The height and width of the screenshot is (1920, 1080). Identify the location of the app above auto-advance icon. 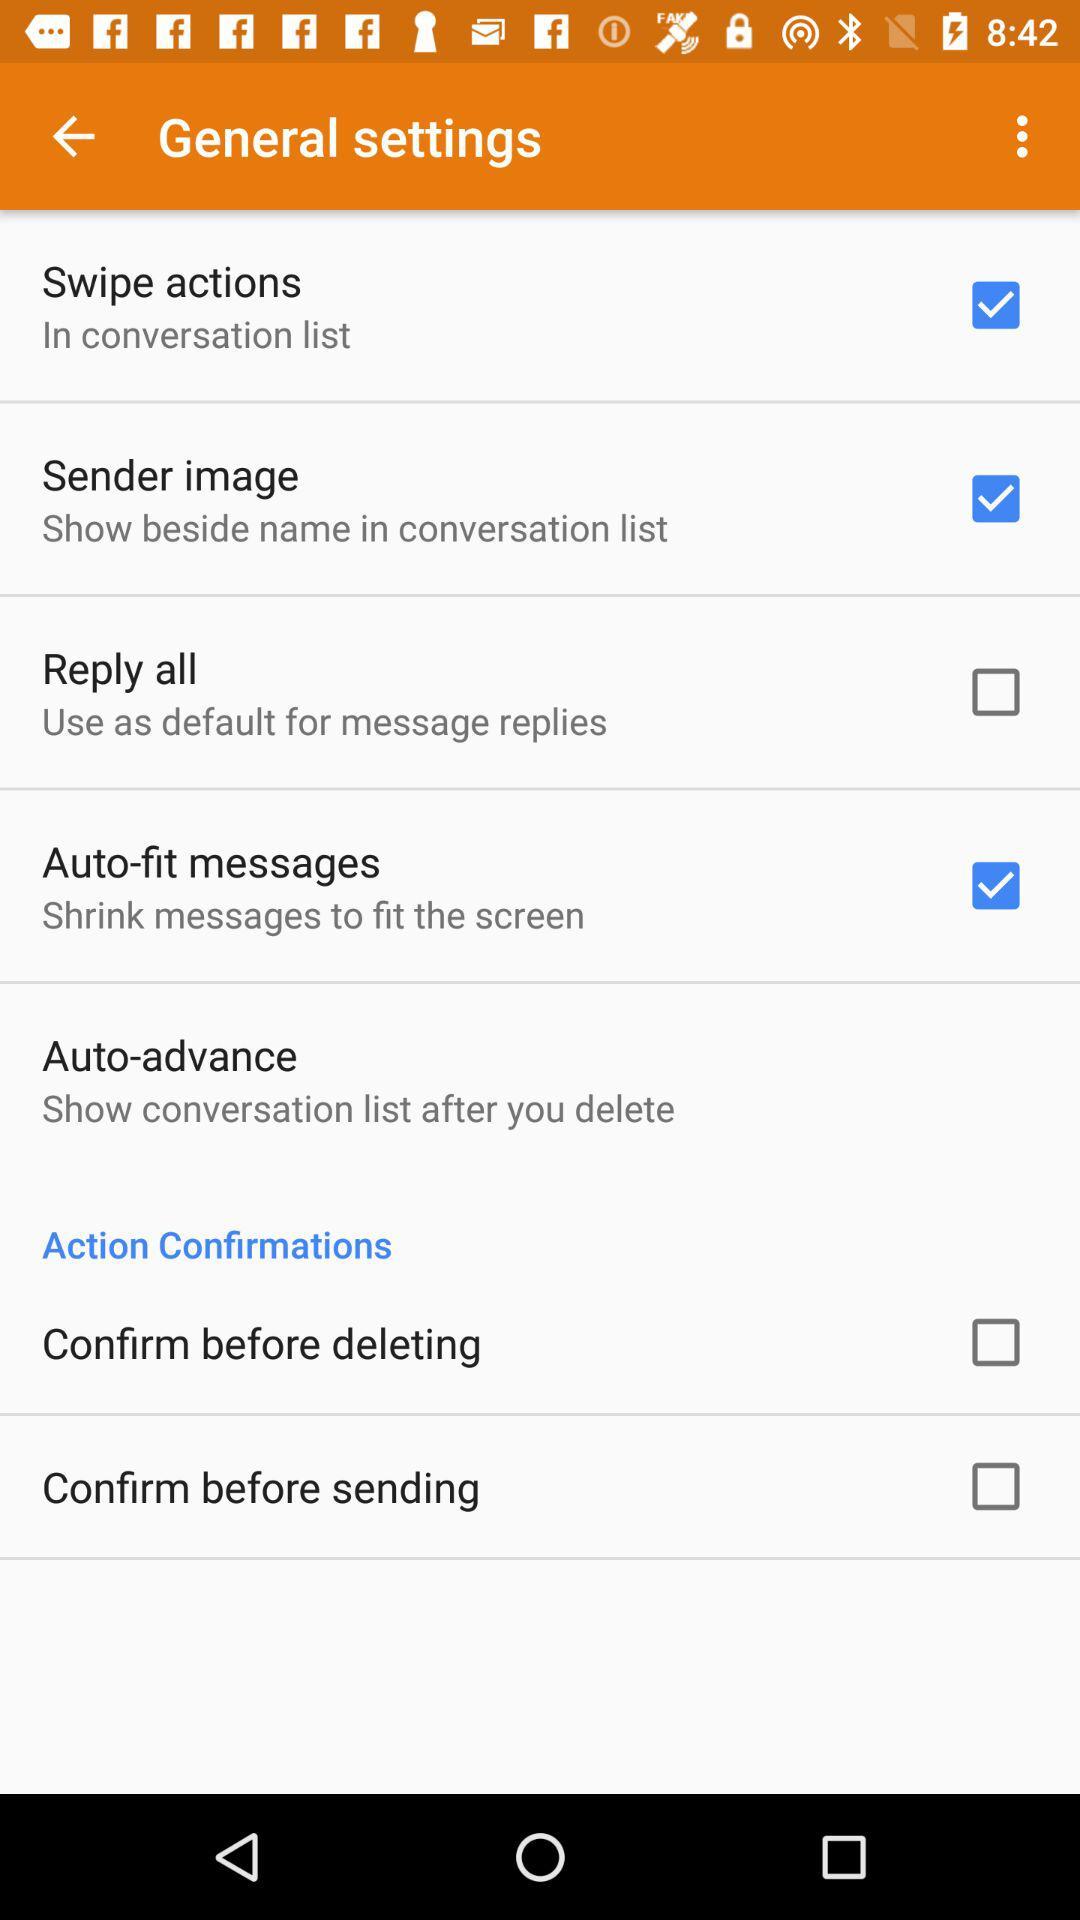
(313, 913).